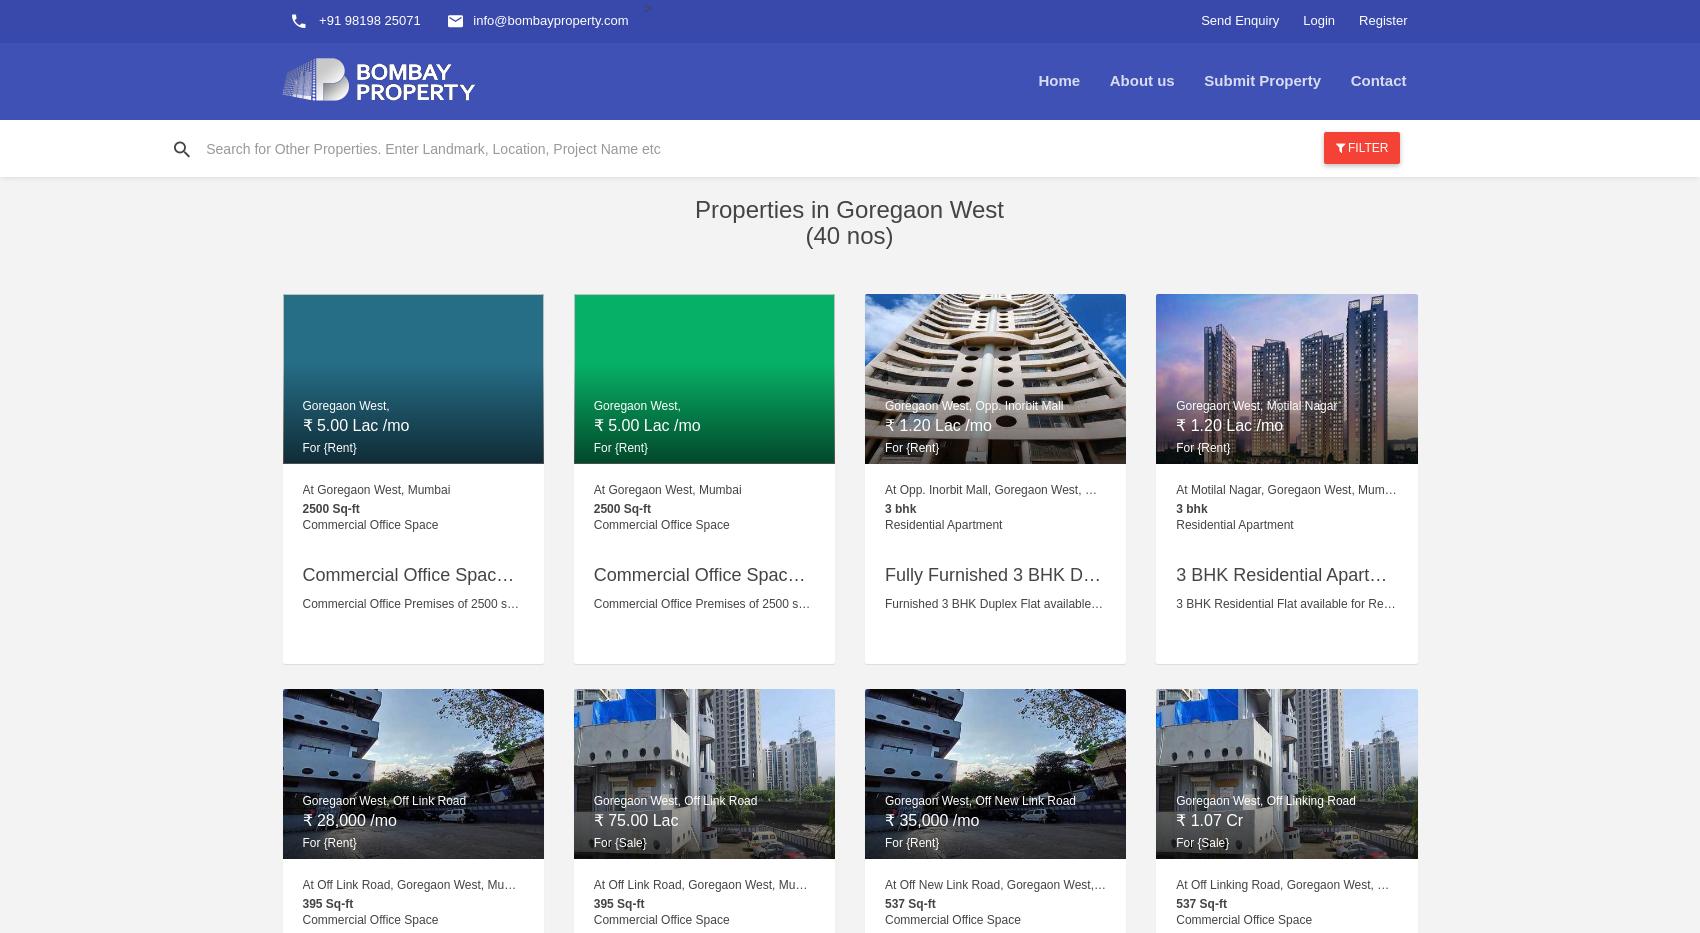 This screenshot has height=933, width=1700. What do you see at coordinates (366, 19) in the screenshot?
I see `'+91 98198 25071'` at bounding box center [366, 19].